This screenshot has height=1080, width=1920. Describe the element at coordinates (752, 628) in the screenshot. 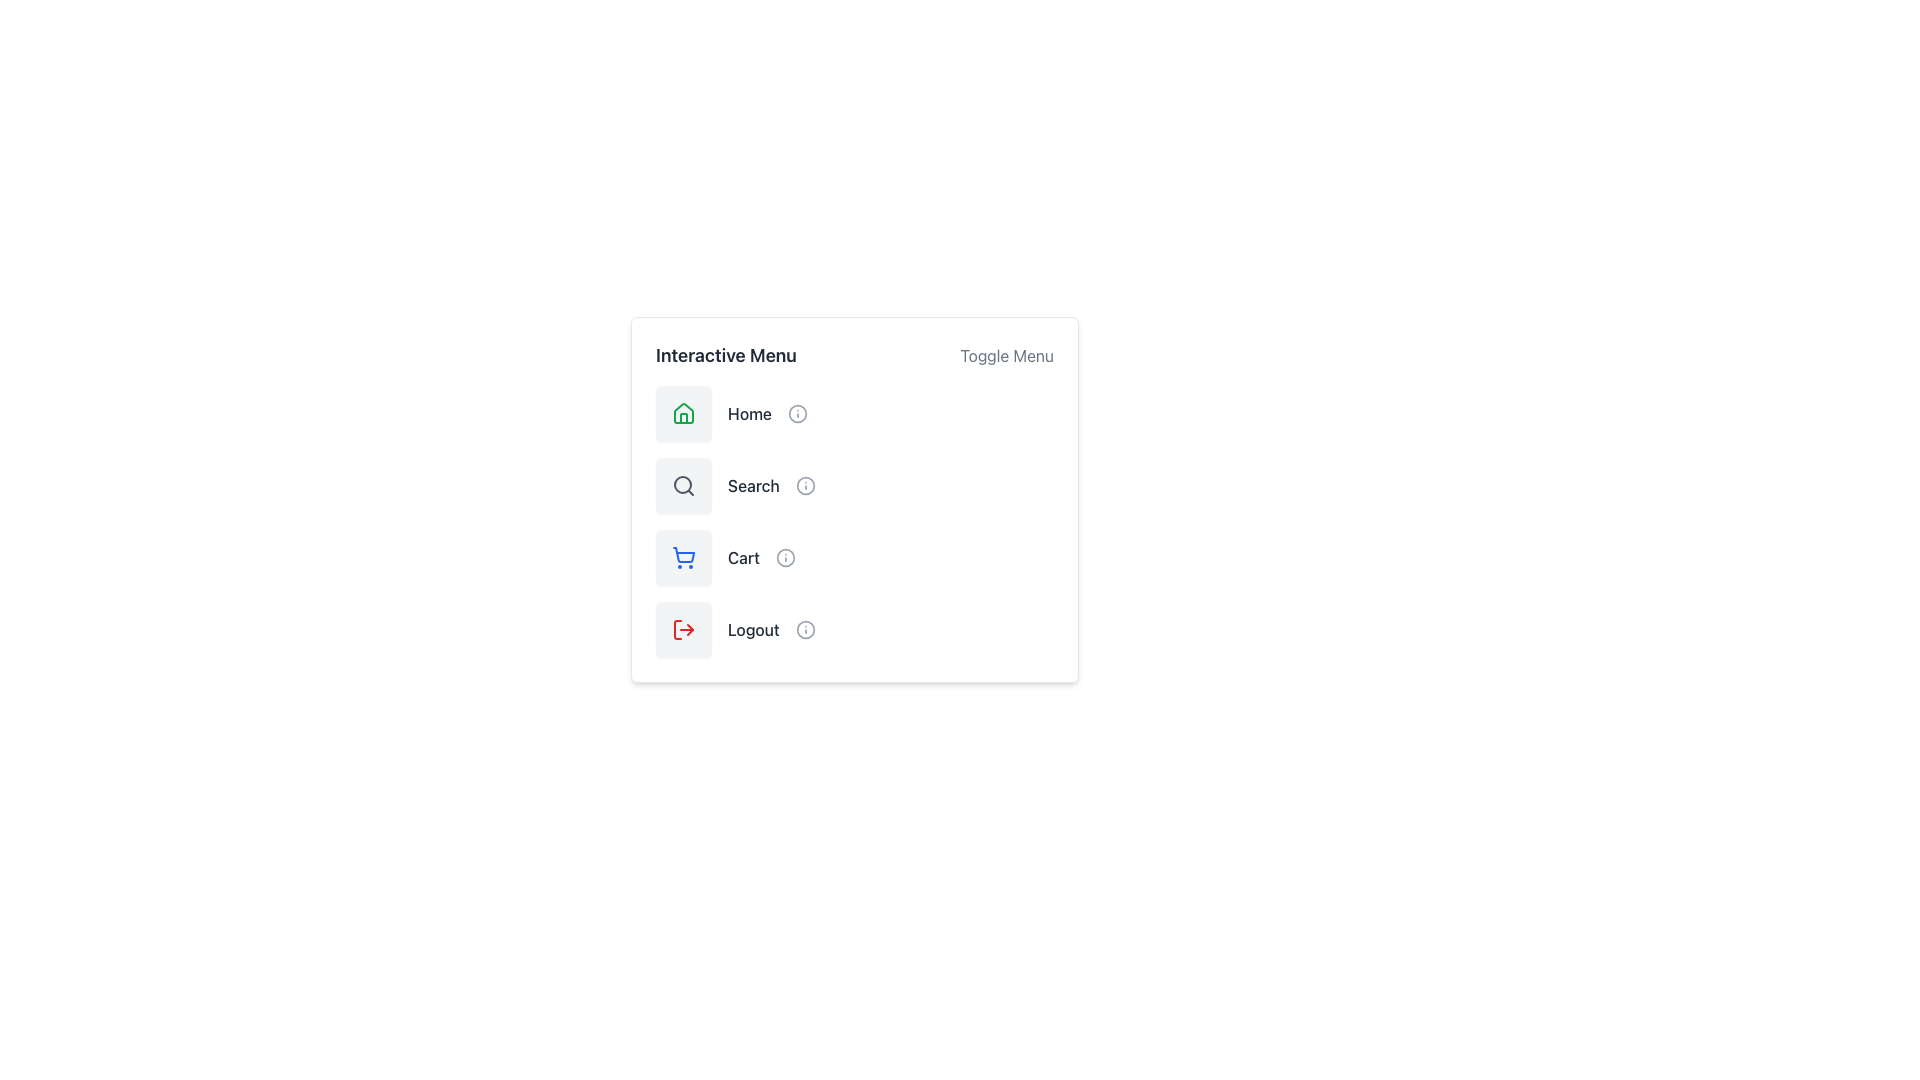

I see `the logout text label in the menu, which is the last item in a vertical list located at the bottom right side of the interface, adjacent to a red logout icon` at that location.